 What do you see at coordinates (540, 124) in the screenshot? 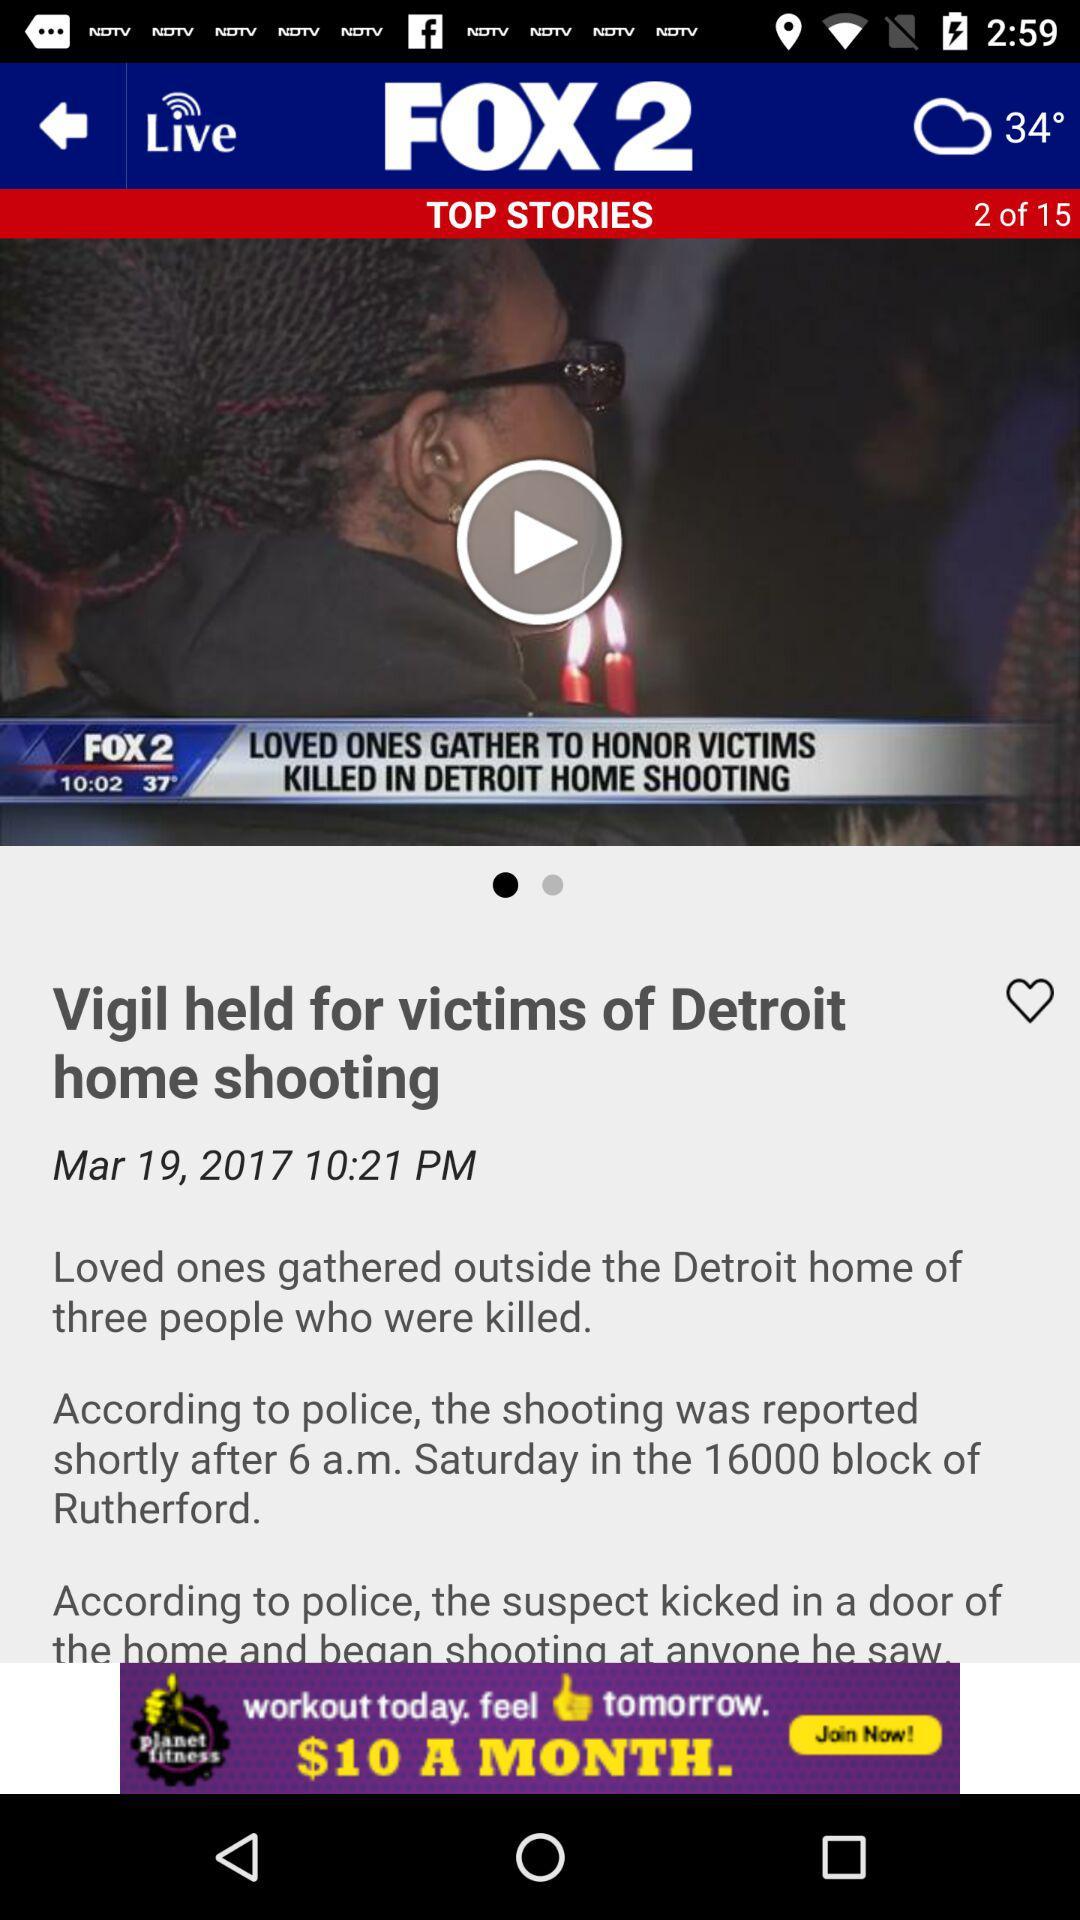
I see `click the logo` at bounding box center [540, 124].